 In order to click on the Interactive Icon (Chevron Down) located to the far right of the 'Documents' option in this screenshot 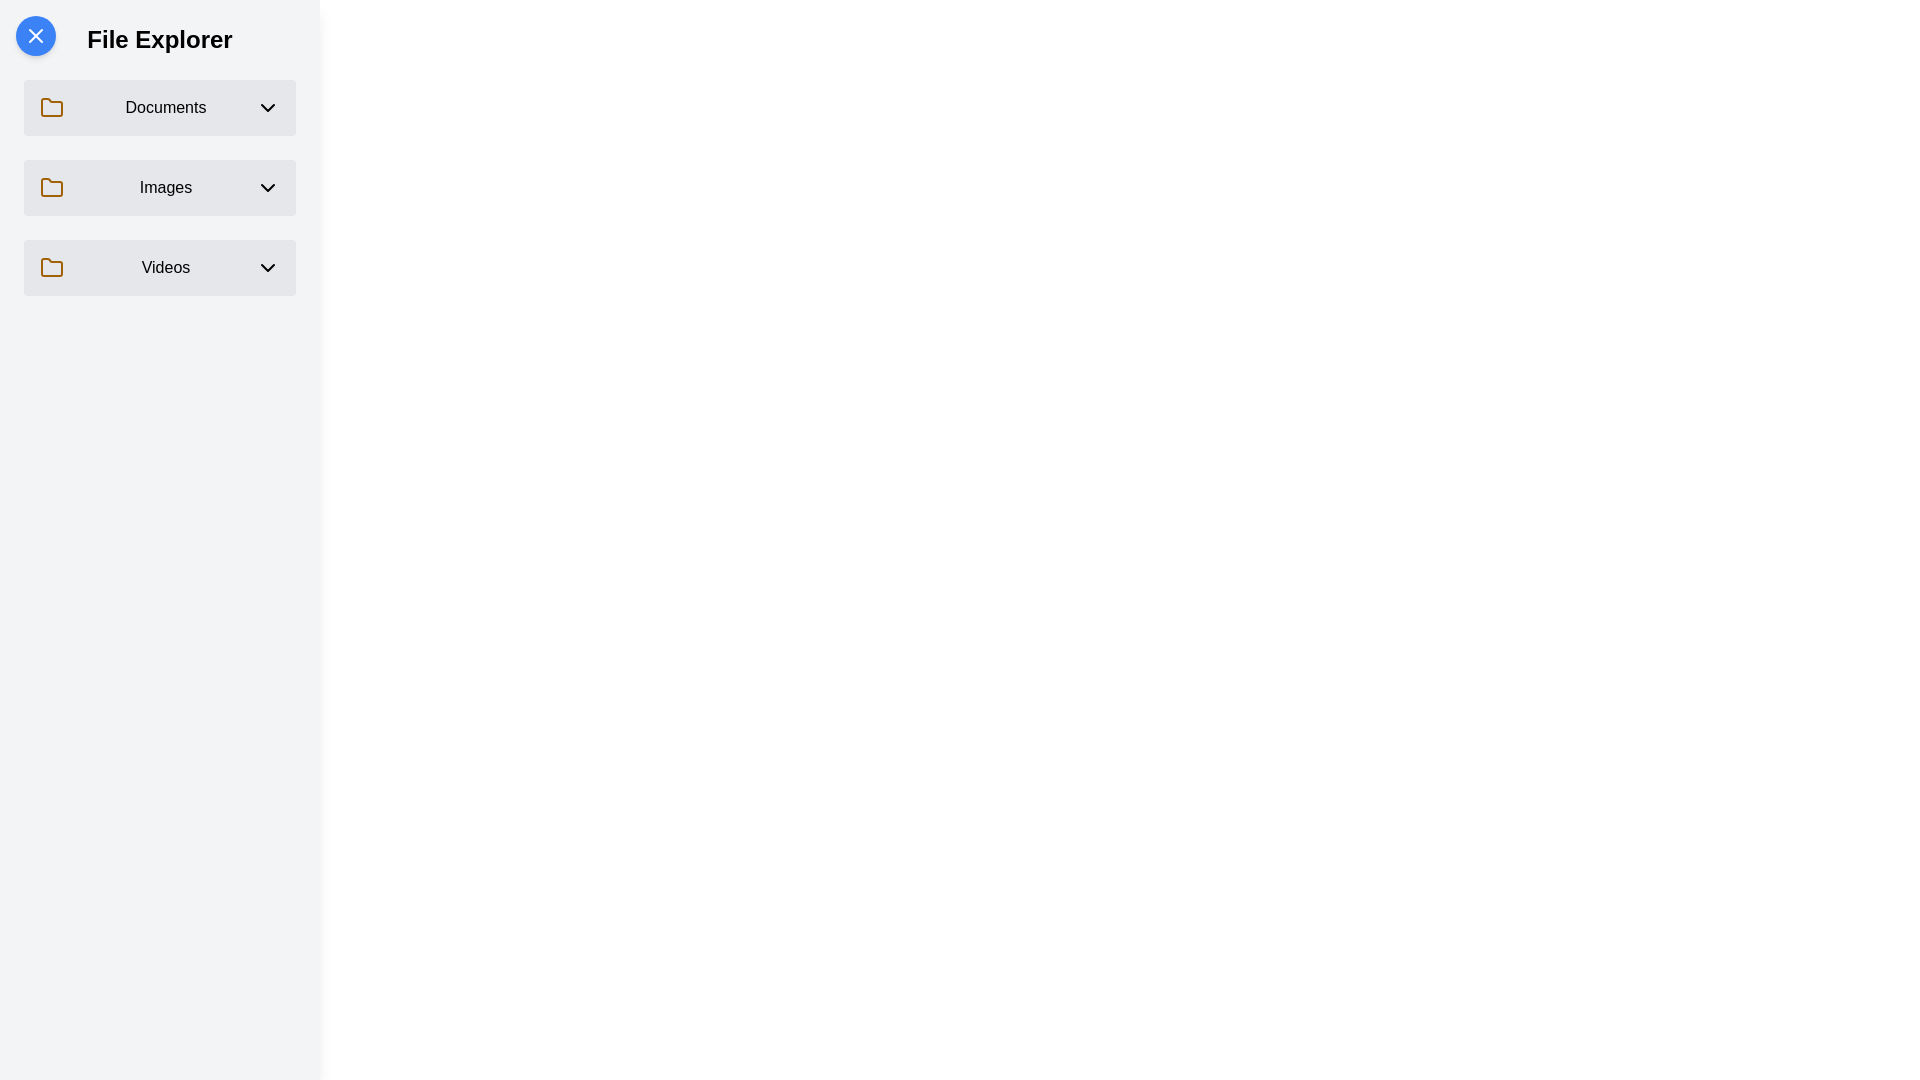, I will do `click(267, 108)`.